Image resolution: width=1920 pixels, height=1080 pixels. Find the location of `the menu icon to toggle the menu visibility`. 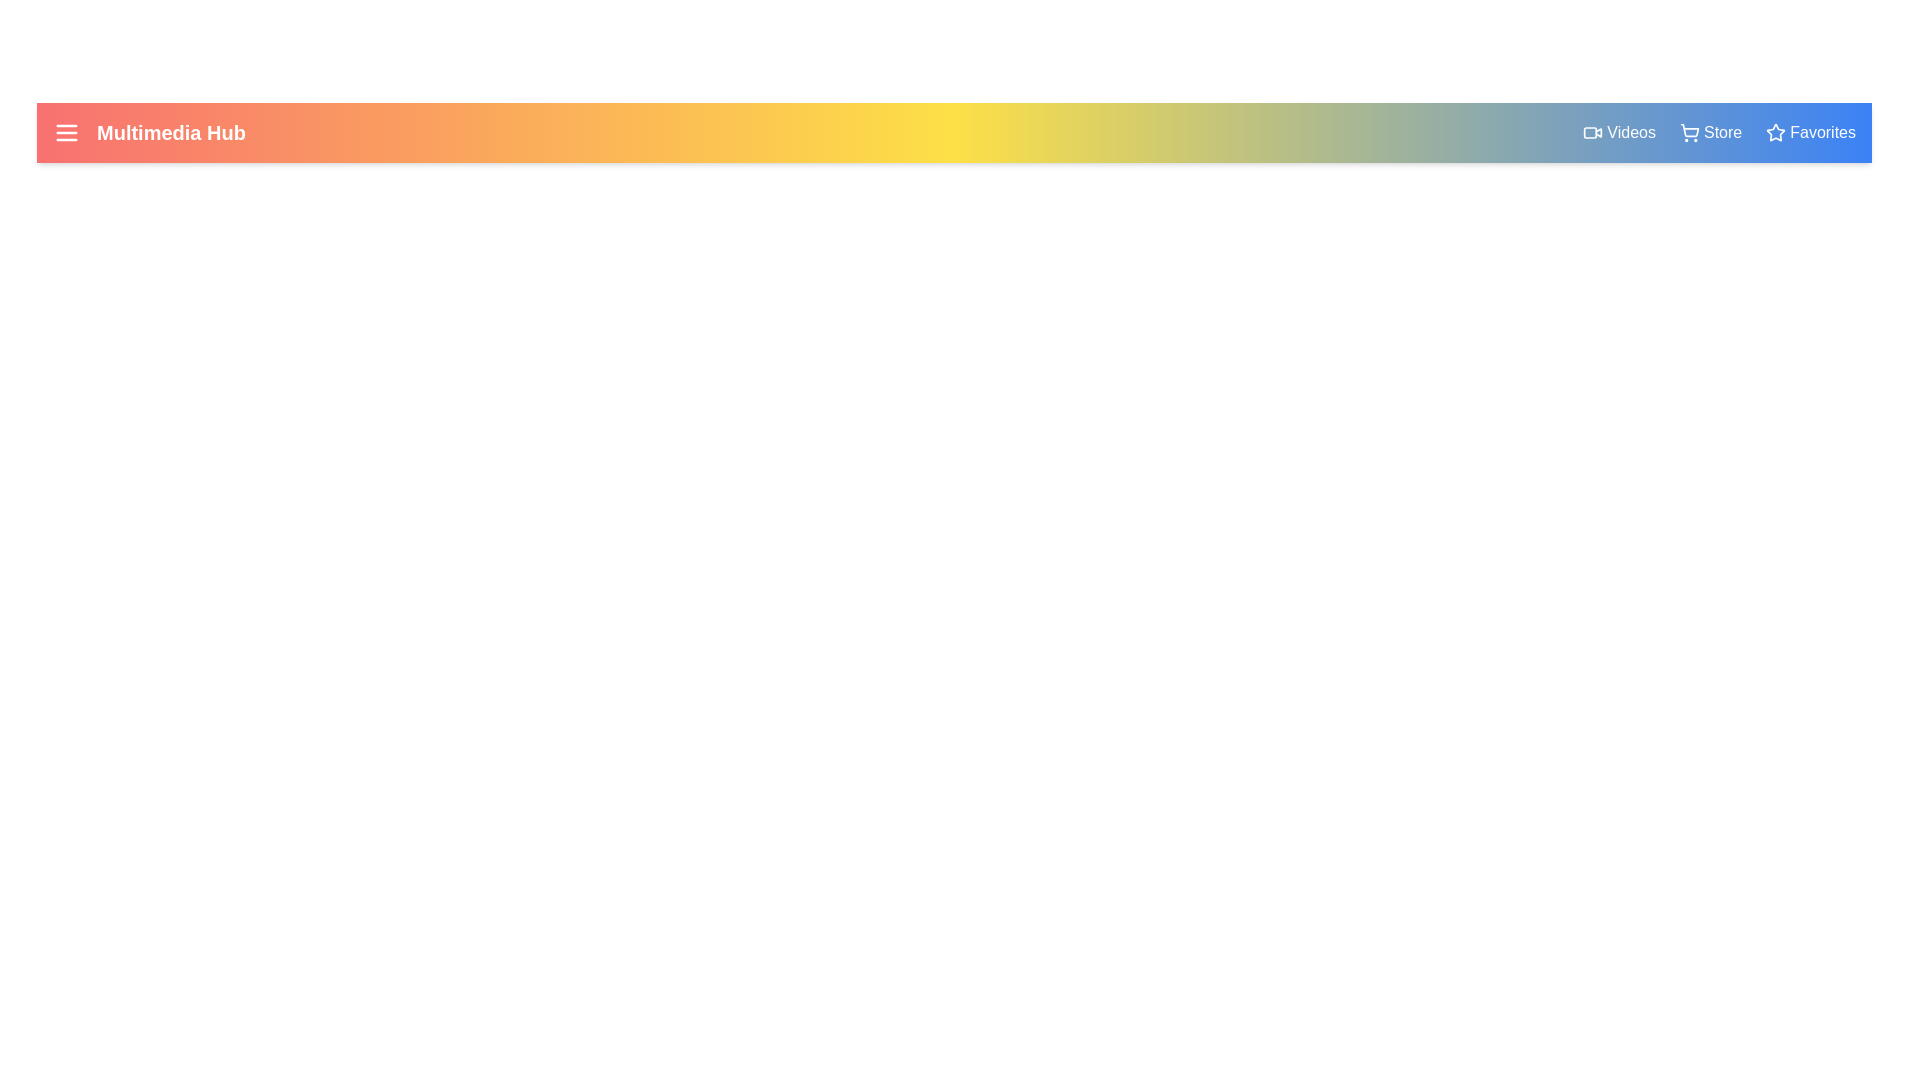

the menu icon to toggle the menu visibility is located at coordinates (67, 132).